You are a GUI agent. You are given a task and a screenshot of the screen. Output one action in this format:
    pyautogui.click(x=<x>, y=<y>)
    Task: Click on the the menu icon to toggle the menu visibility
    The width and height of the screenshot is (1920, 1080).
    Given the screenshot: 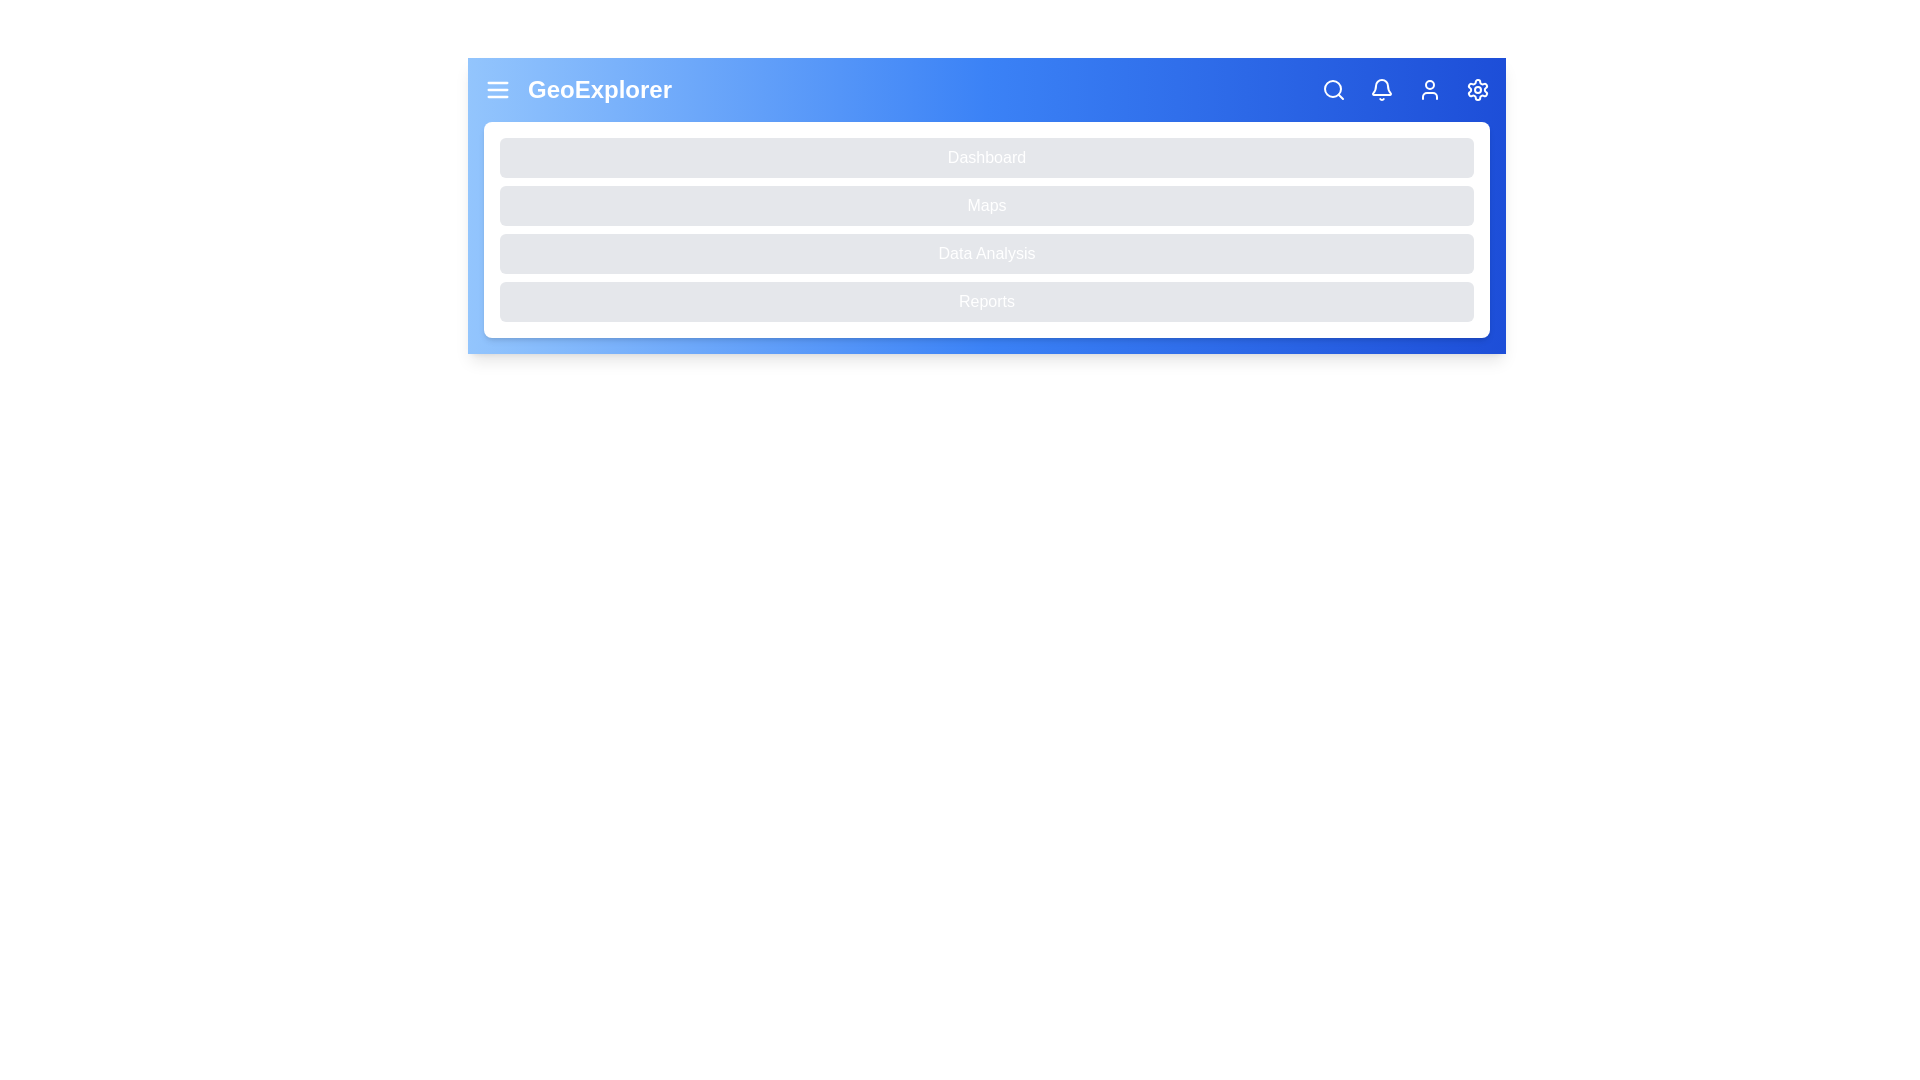 What is the action you would take?
    pyautogui.click(x=498, y=88)
    